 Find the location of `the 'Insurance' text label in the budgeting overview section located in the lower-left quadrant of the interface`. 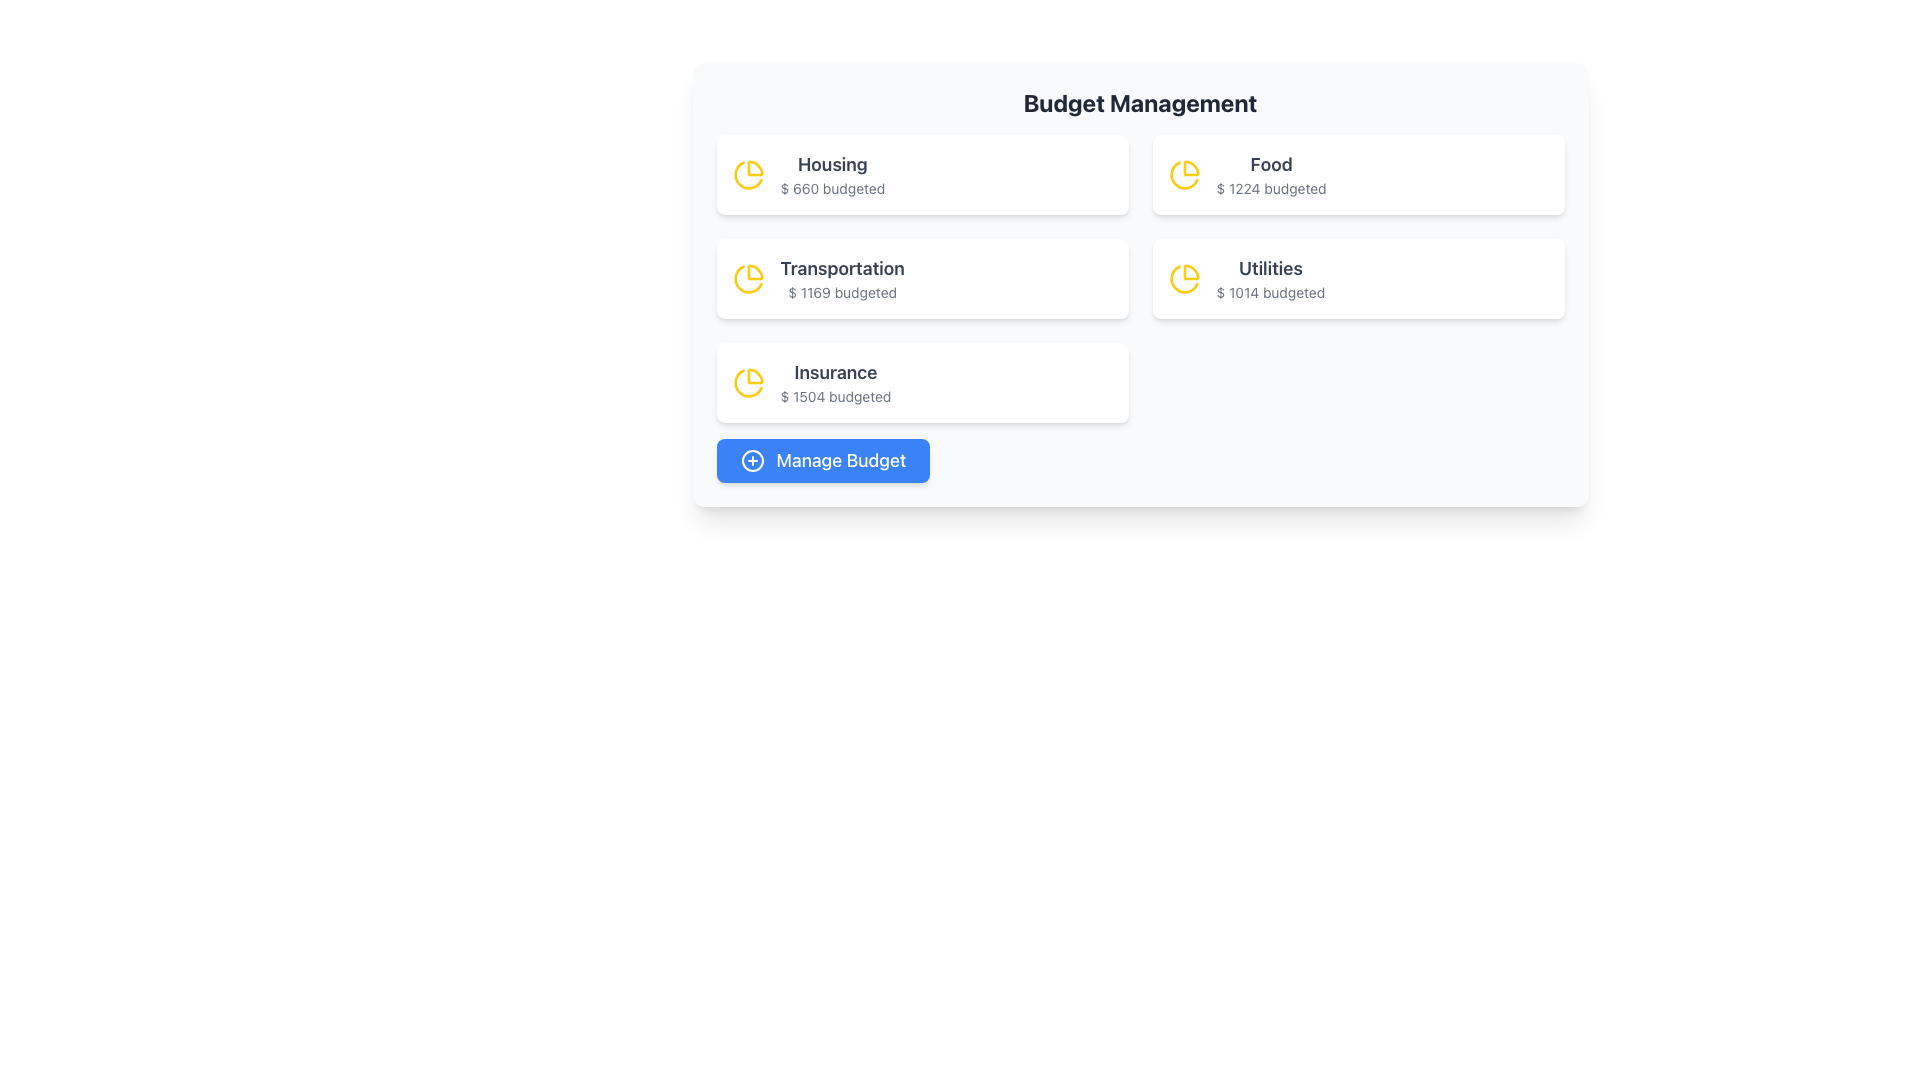

the 'Insurance' text label in the budgeting overview section located in the lower-left quadrant of the interface is located at coordinates (835, 373).